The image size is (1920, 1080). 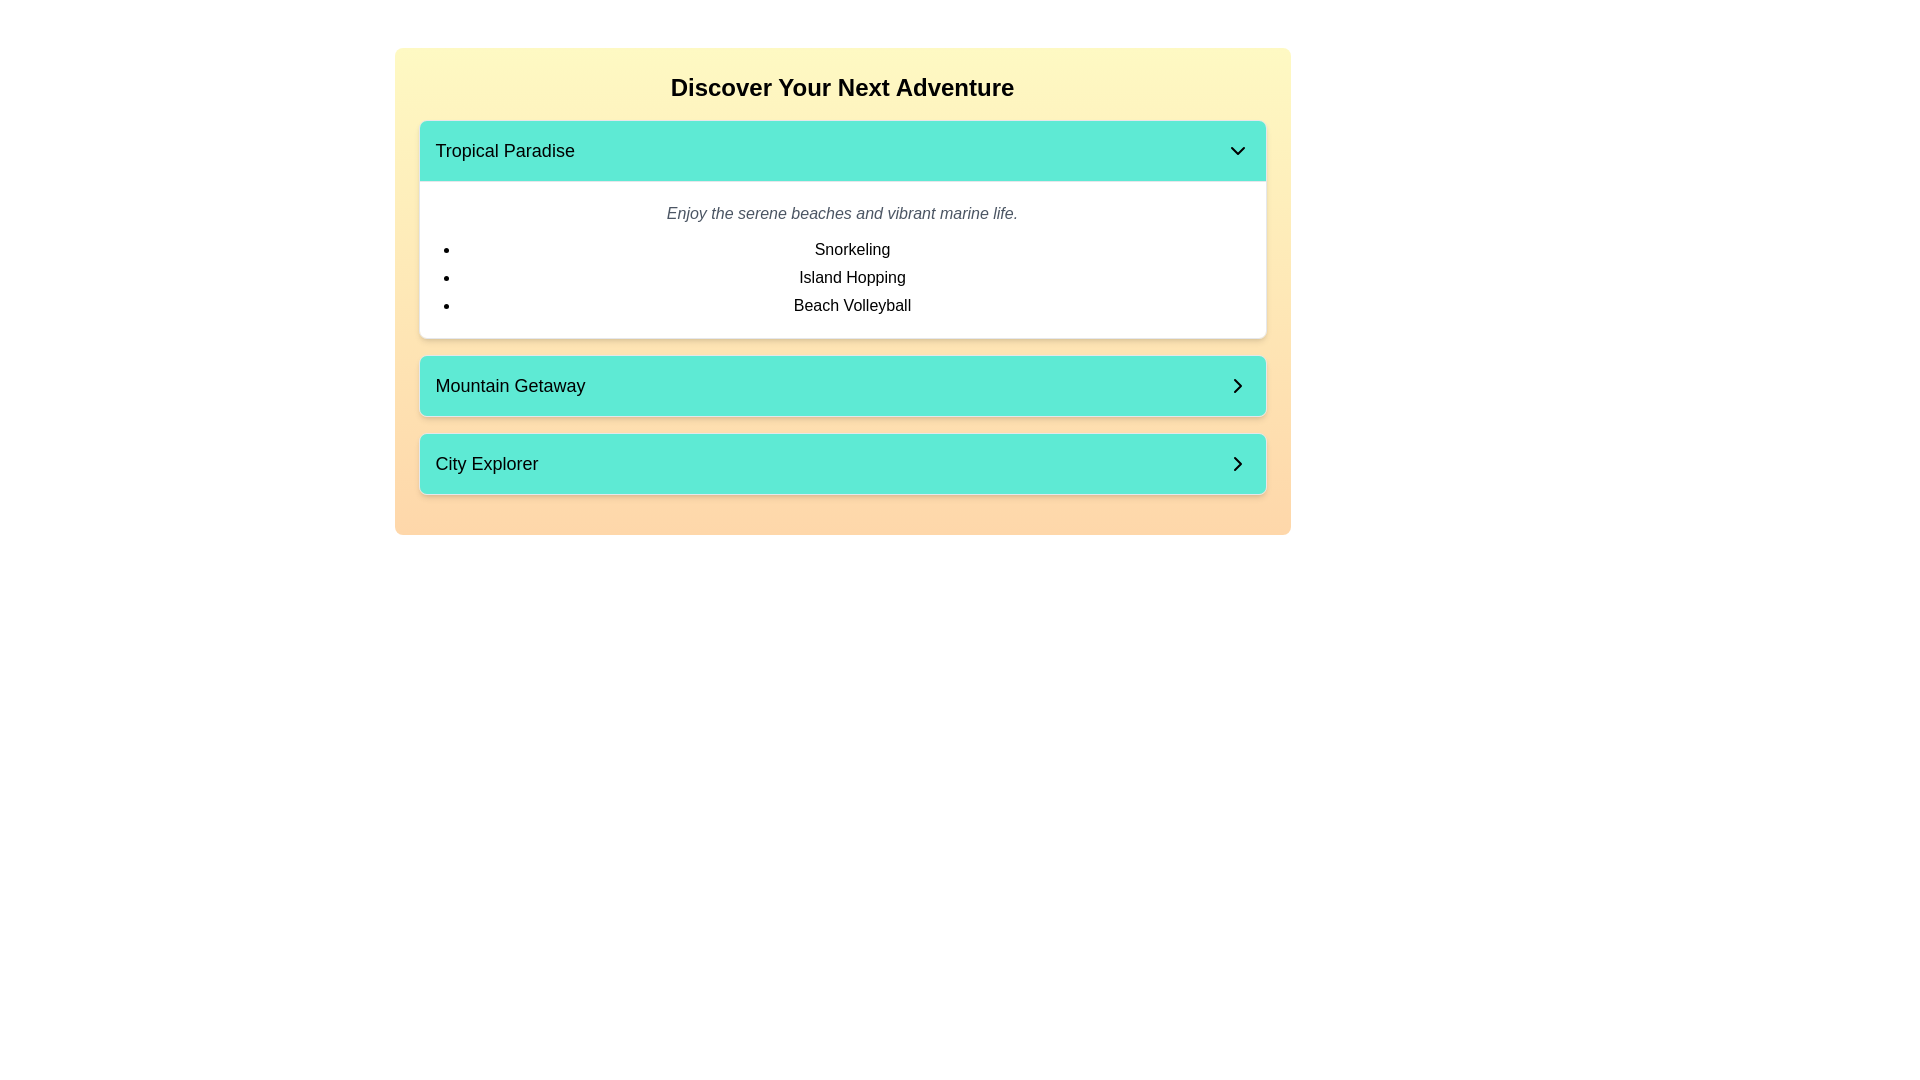 What do you see at coordinates (1236, 463) in the screenshot?
I see `the right-pointing chevron arrow icon within the 'City Explorer' button, which signifies navigation or expansion` at bounding box center [1236, 463].